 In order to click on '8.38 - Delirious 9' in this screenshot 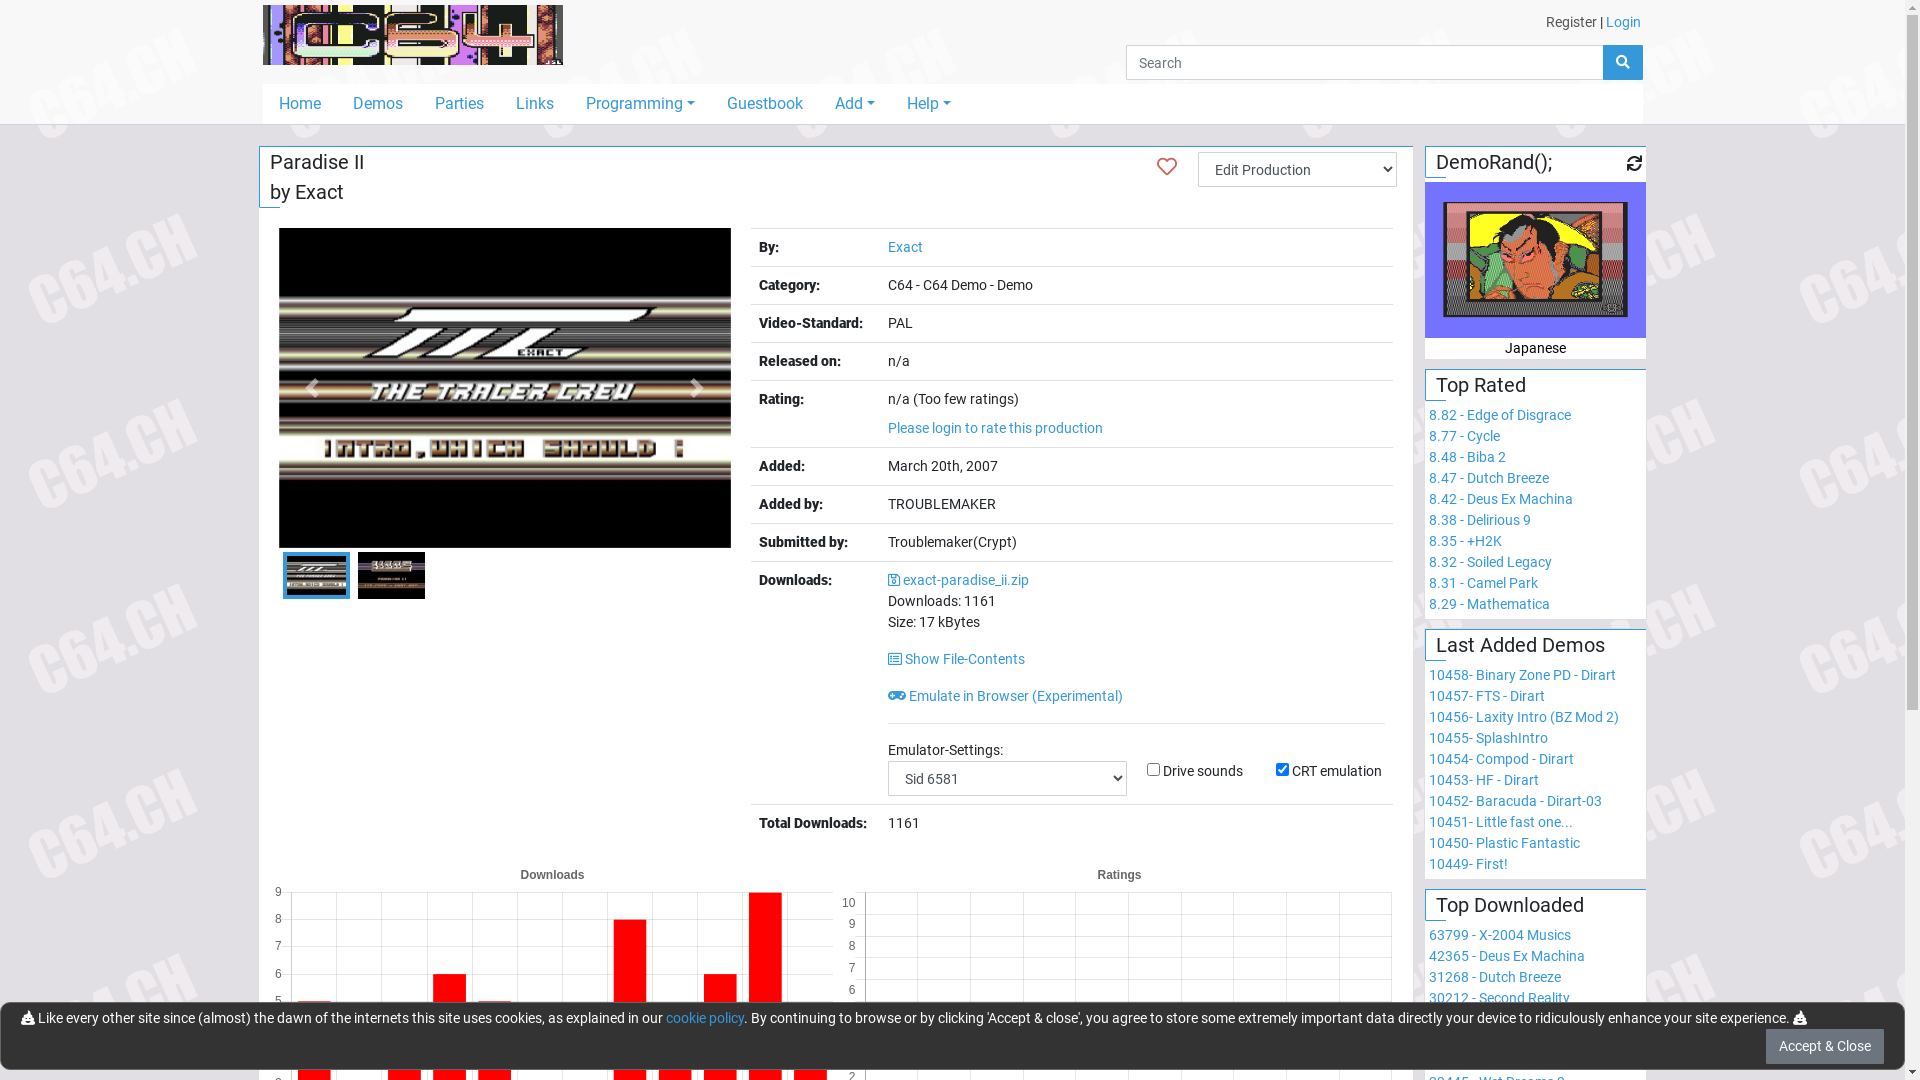, I will do `click(1479, 519)`.